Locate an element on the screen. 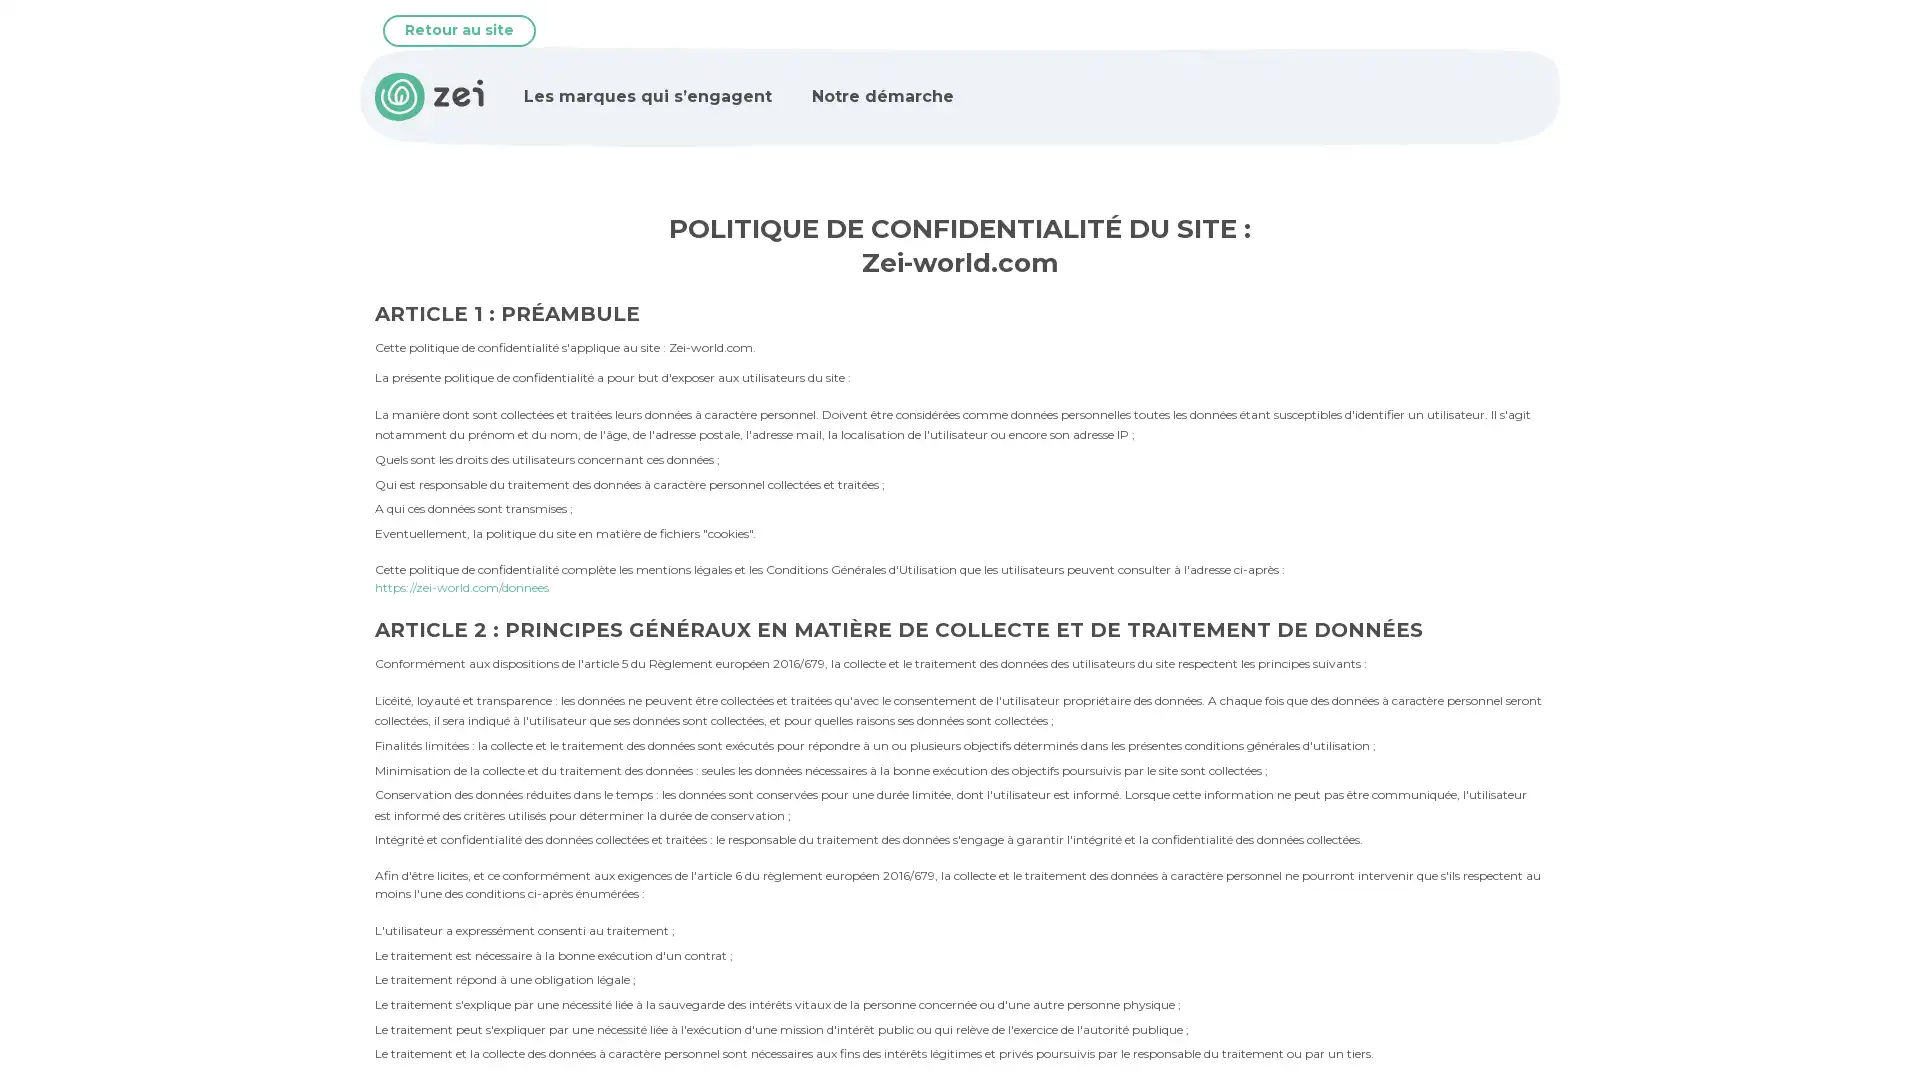 The image size is (1920, 1080). Tout accepter is located at coordinates (205, 945).